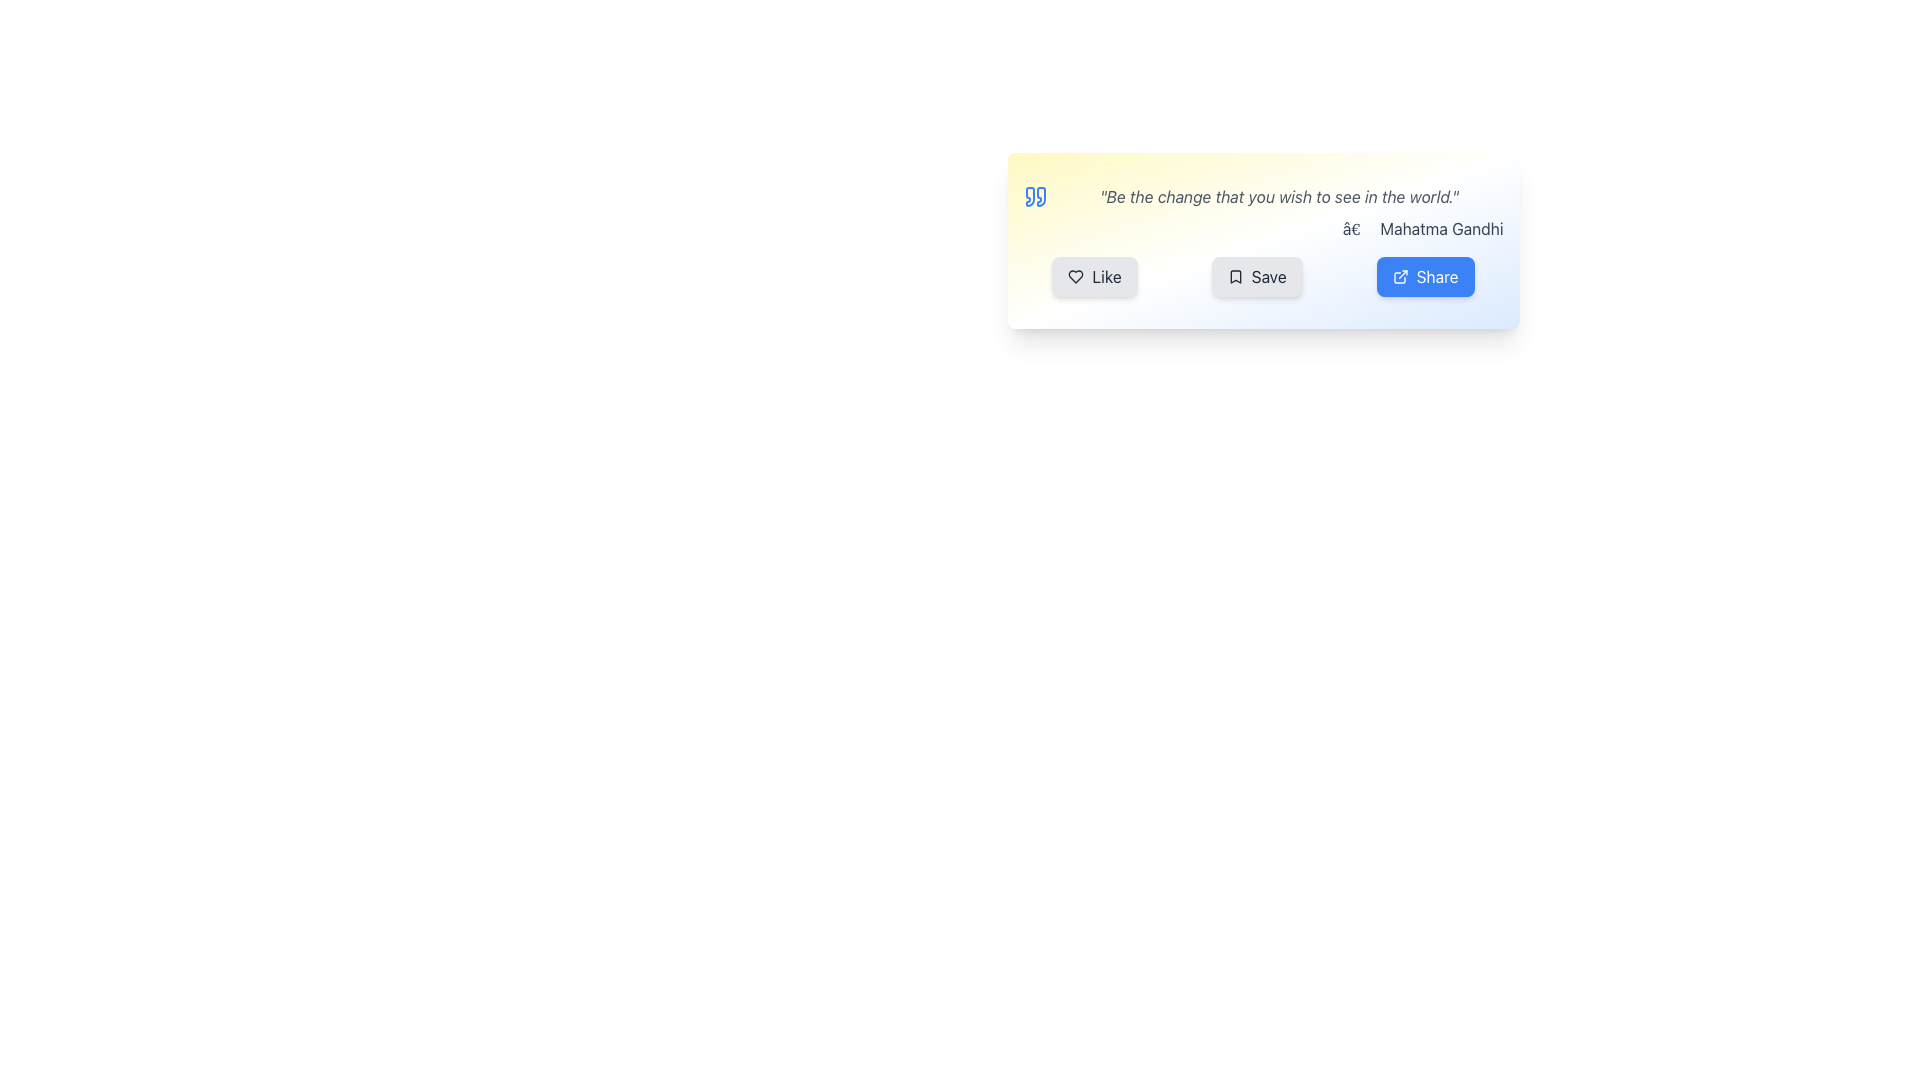  I want to click on the italicized text displaying the quote "Be the change that you wish, so click(1262, 212).